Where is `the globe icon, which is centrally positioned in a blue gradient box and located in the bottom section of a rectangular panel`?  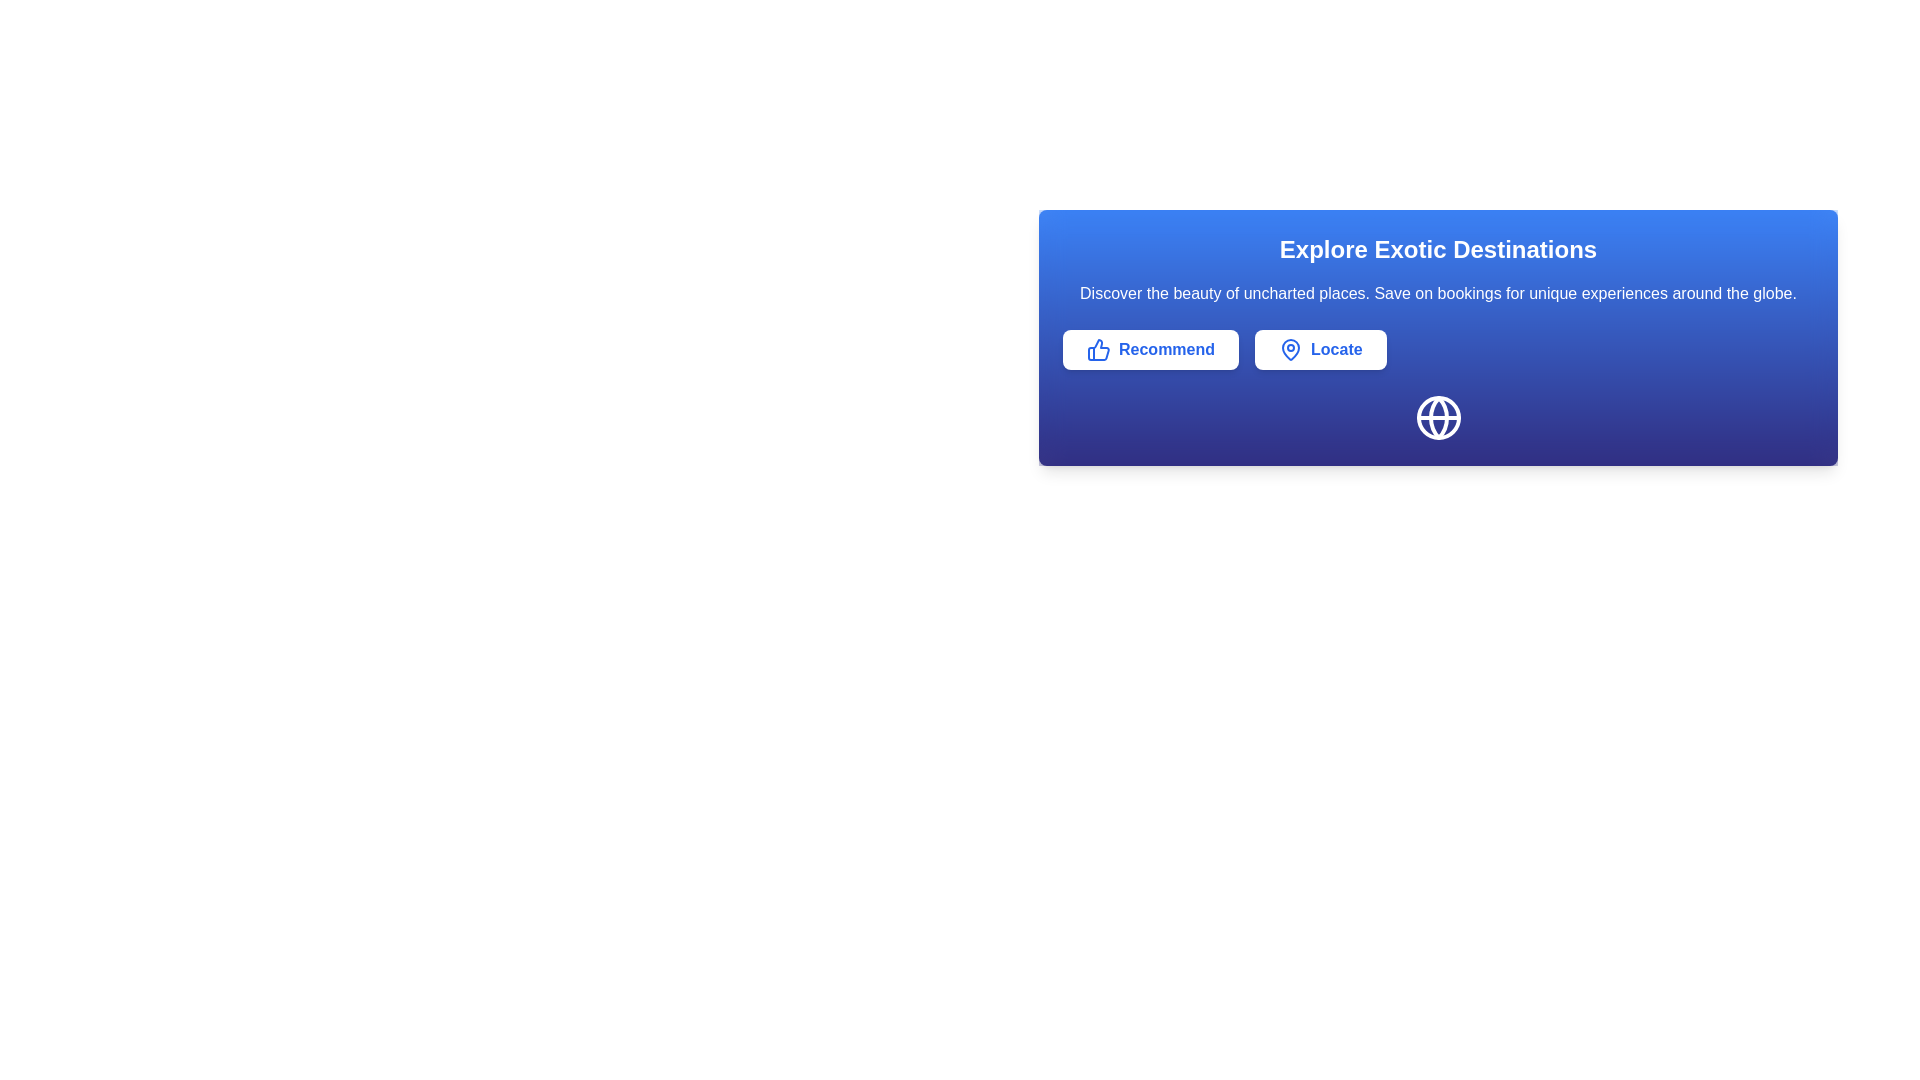 the globe icon, which is centrally positioned in a blue gradient box and located in the bottom section of a rectangular panel is located at coordinates (1437, 416).